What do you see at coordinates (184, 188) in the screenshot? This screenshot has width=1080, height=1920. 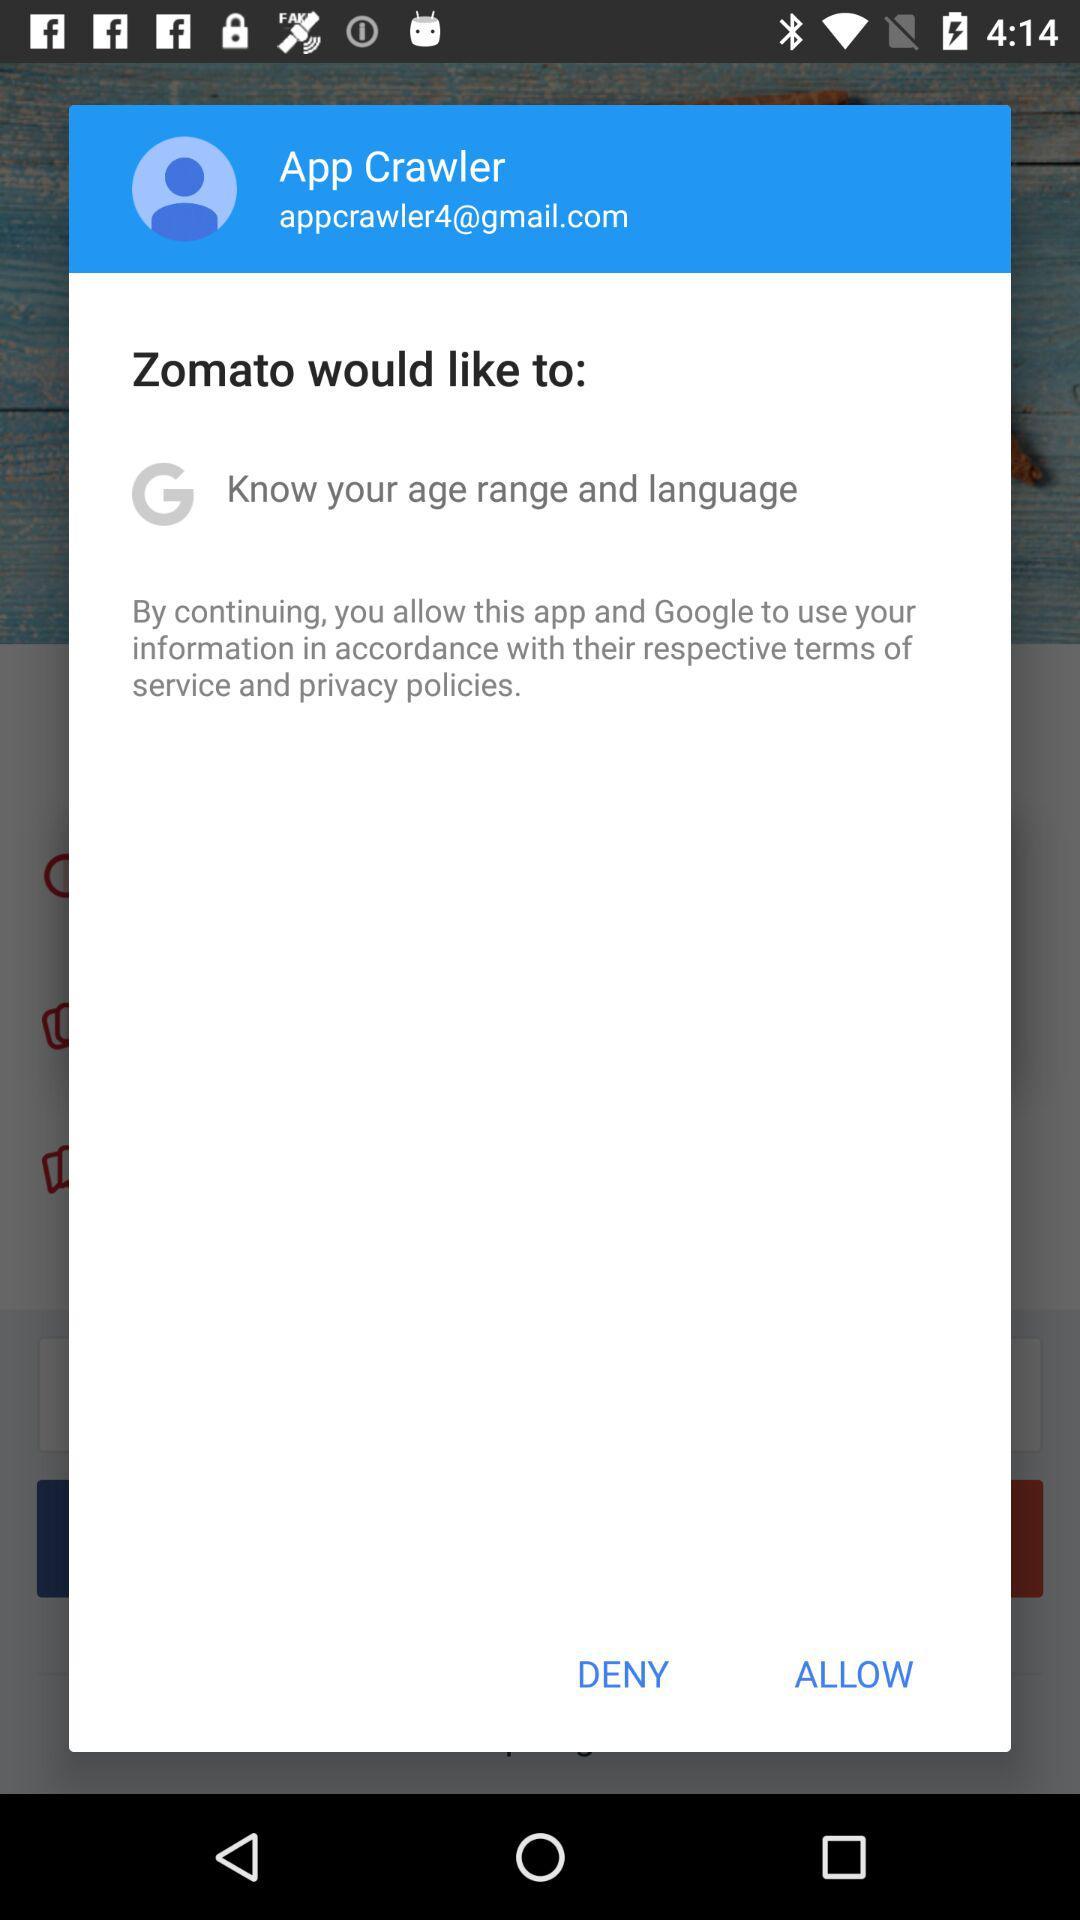 I see `icon to the left of app crawler` at bounding box center [184, 188].